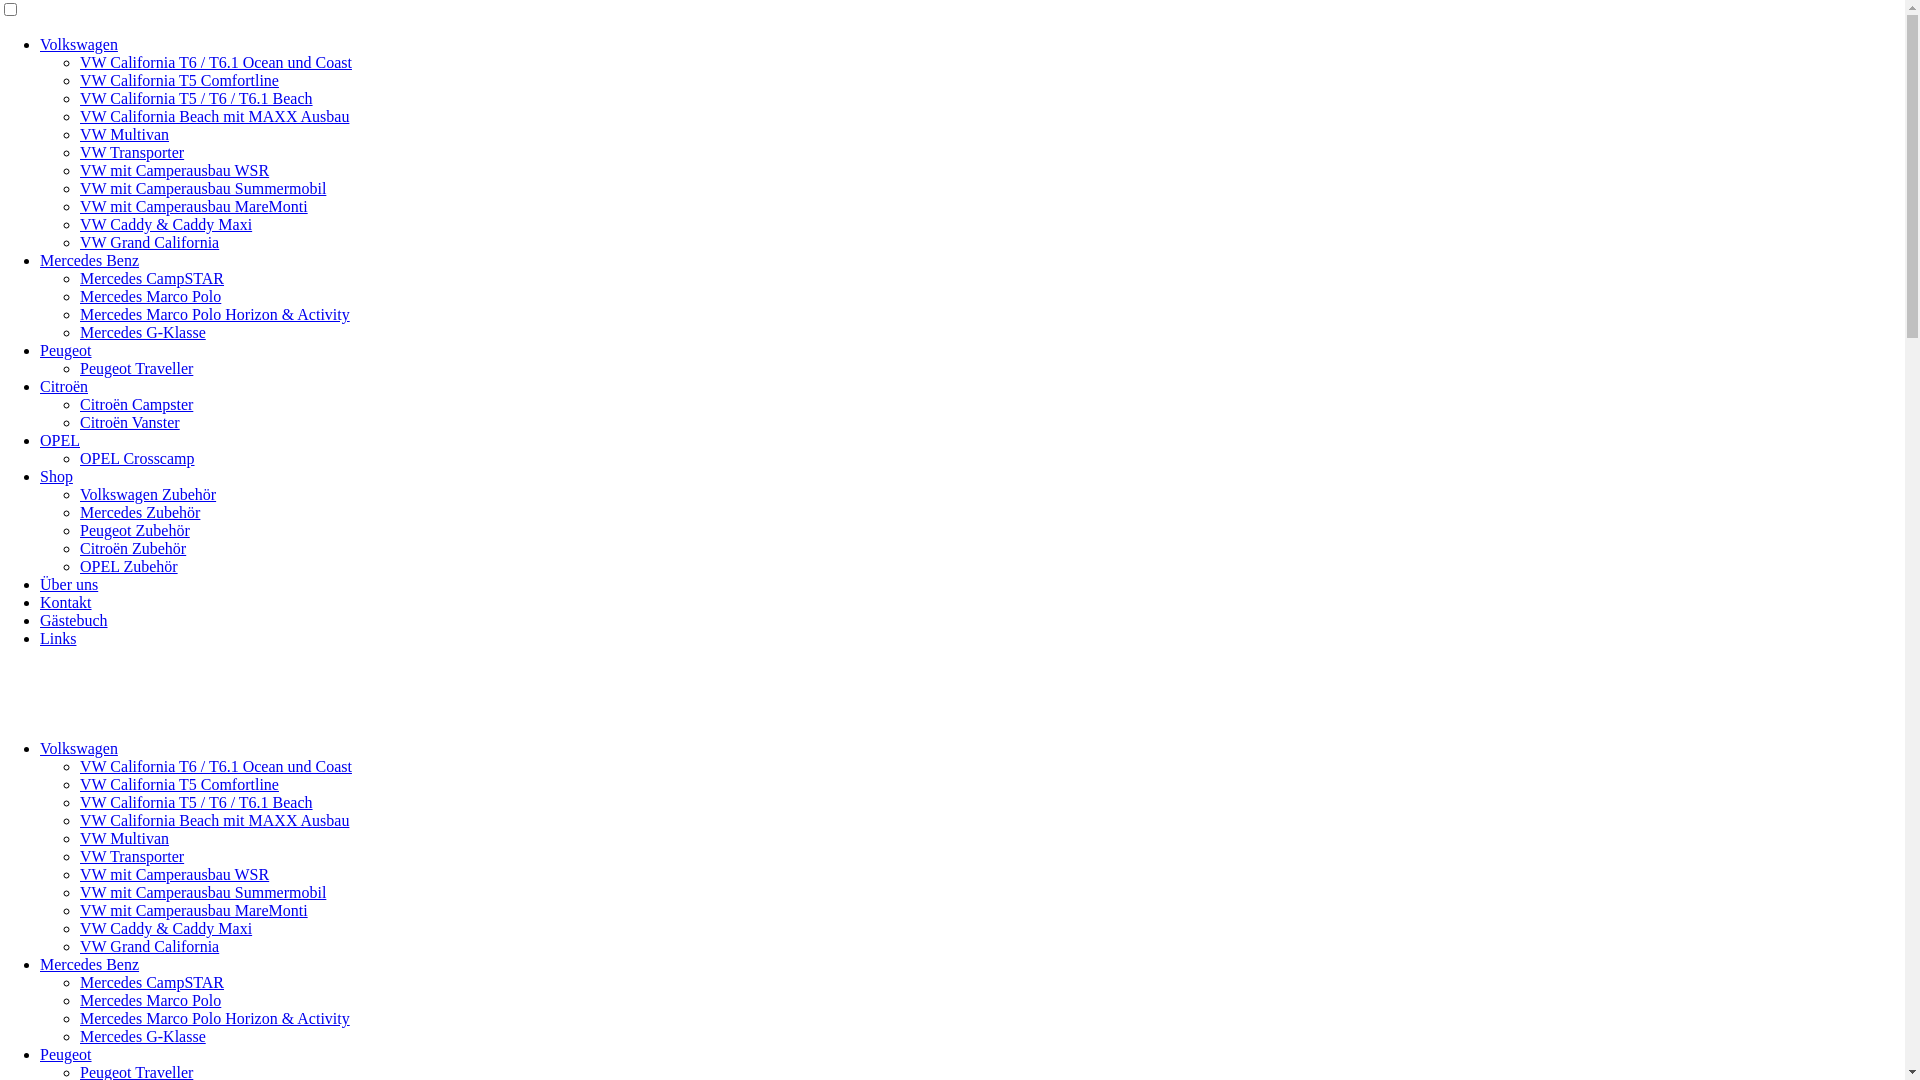 The height and width of the screenshot is (1080, 1920). Describe the element at coordinates (166, 224) in the screenshot. I see `'VW Caddy & Caddy Maxi'` at that location.